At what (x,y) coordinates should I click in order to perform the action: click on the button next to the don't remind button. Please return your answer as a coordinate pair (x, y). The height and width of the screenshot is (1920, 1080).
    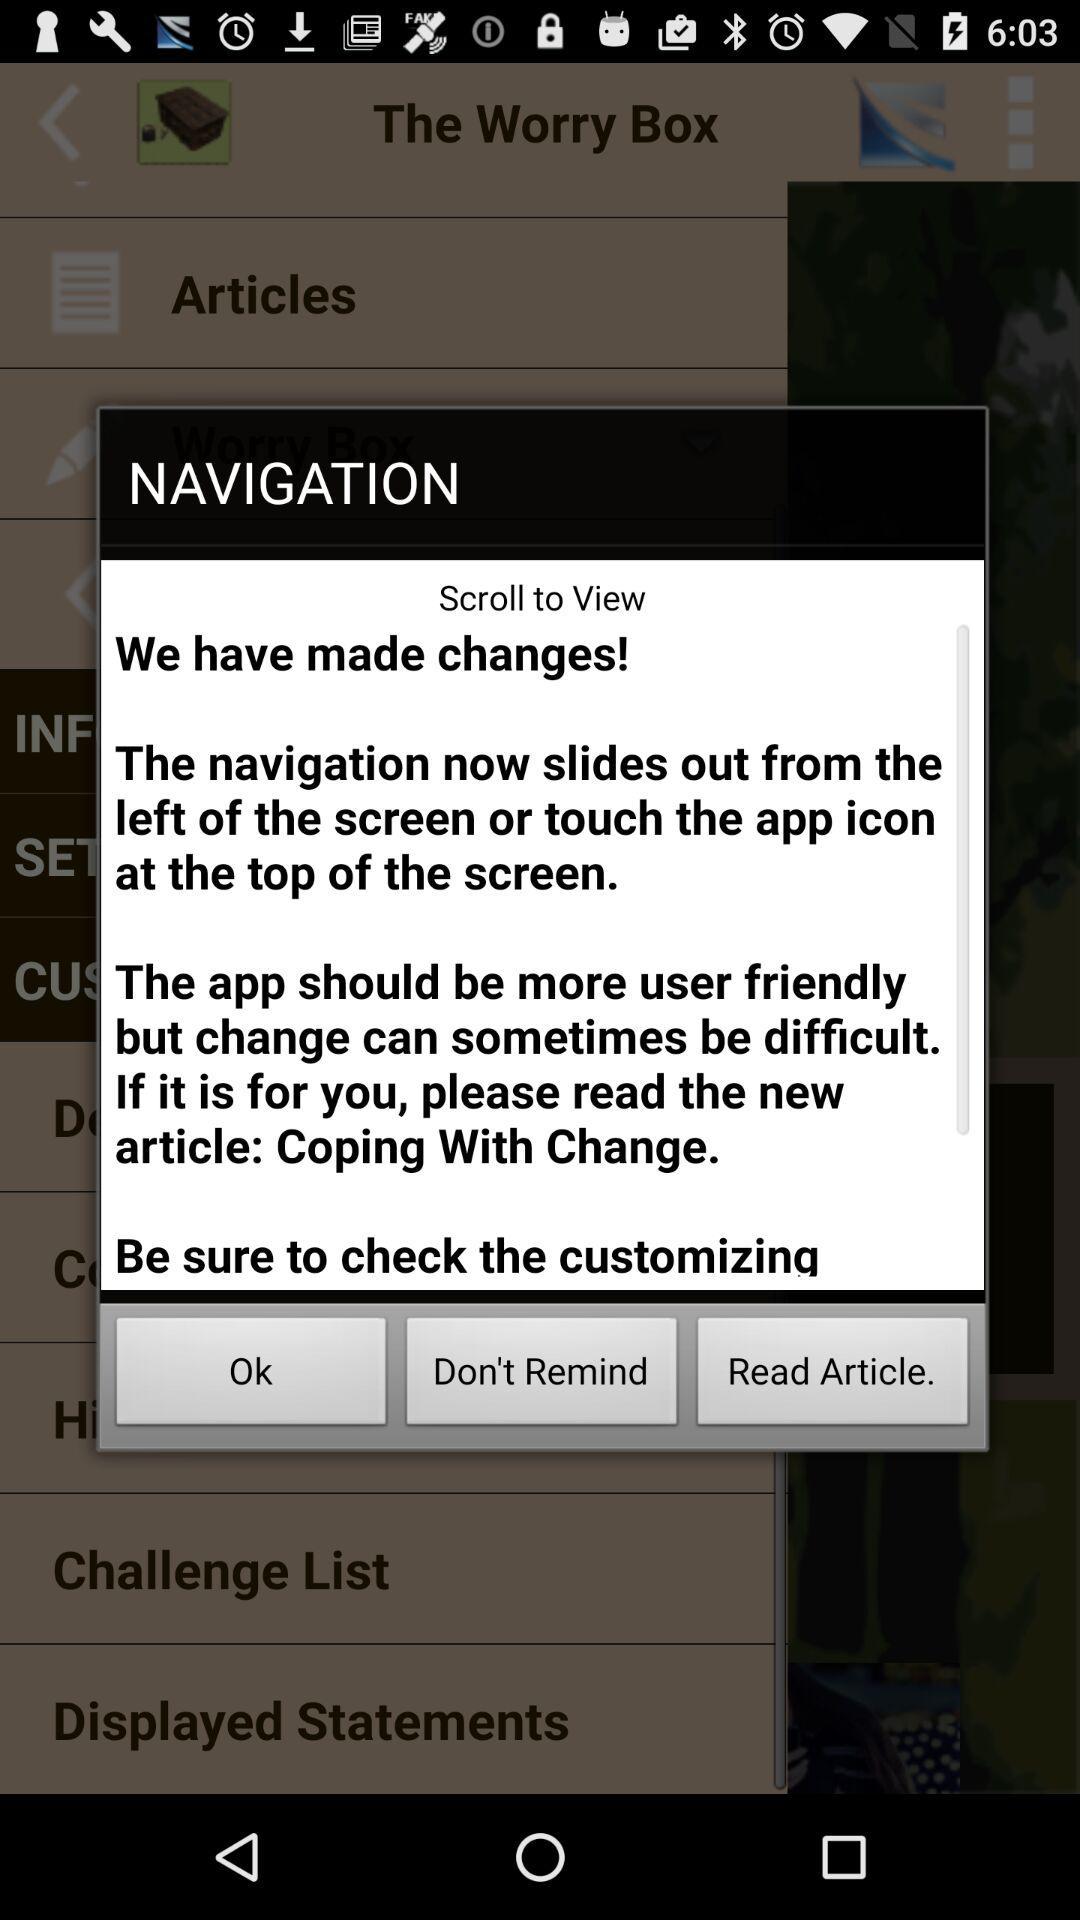
    Looking at the image, I should click on (833, 1376).